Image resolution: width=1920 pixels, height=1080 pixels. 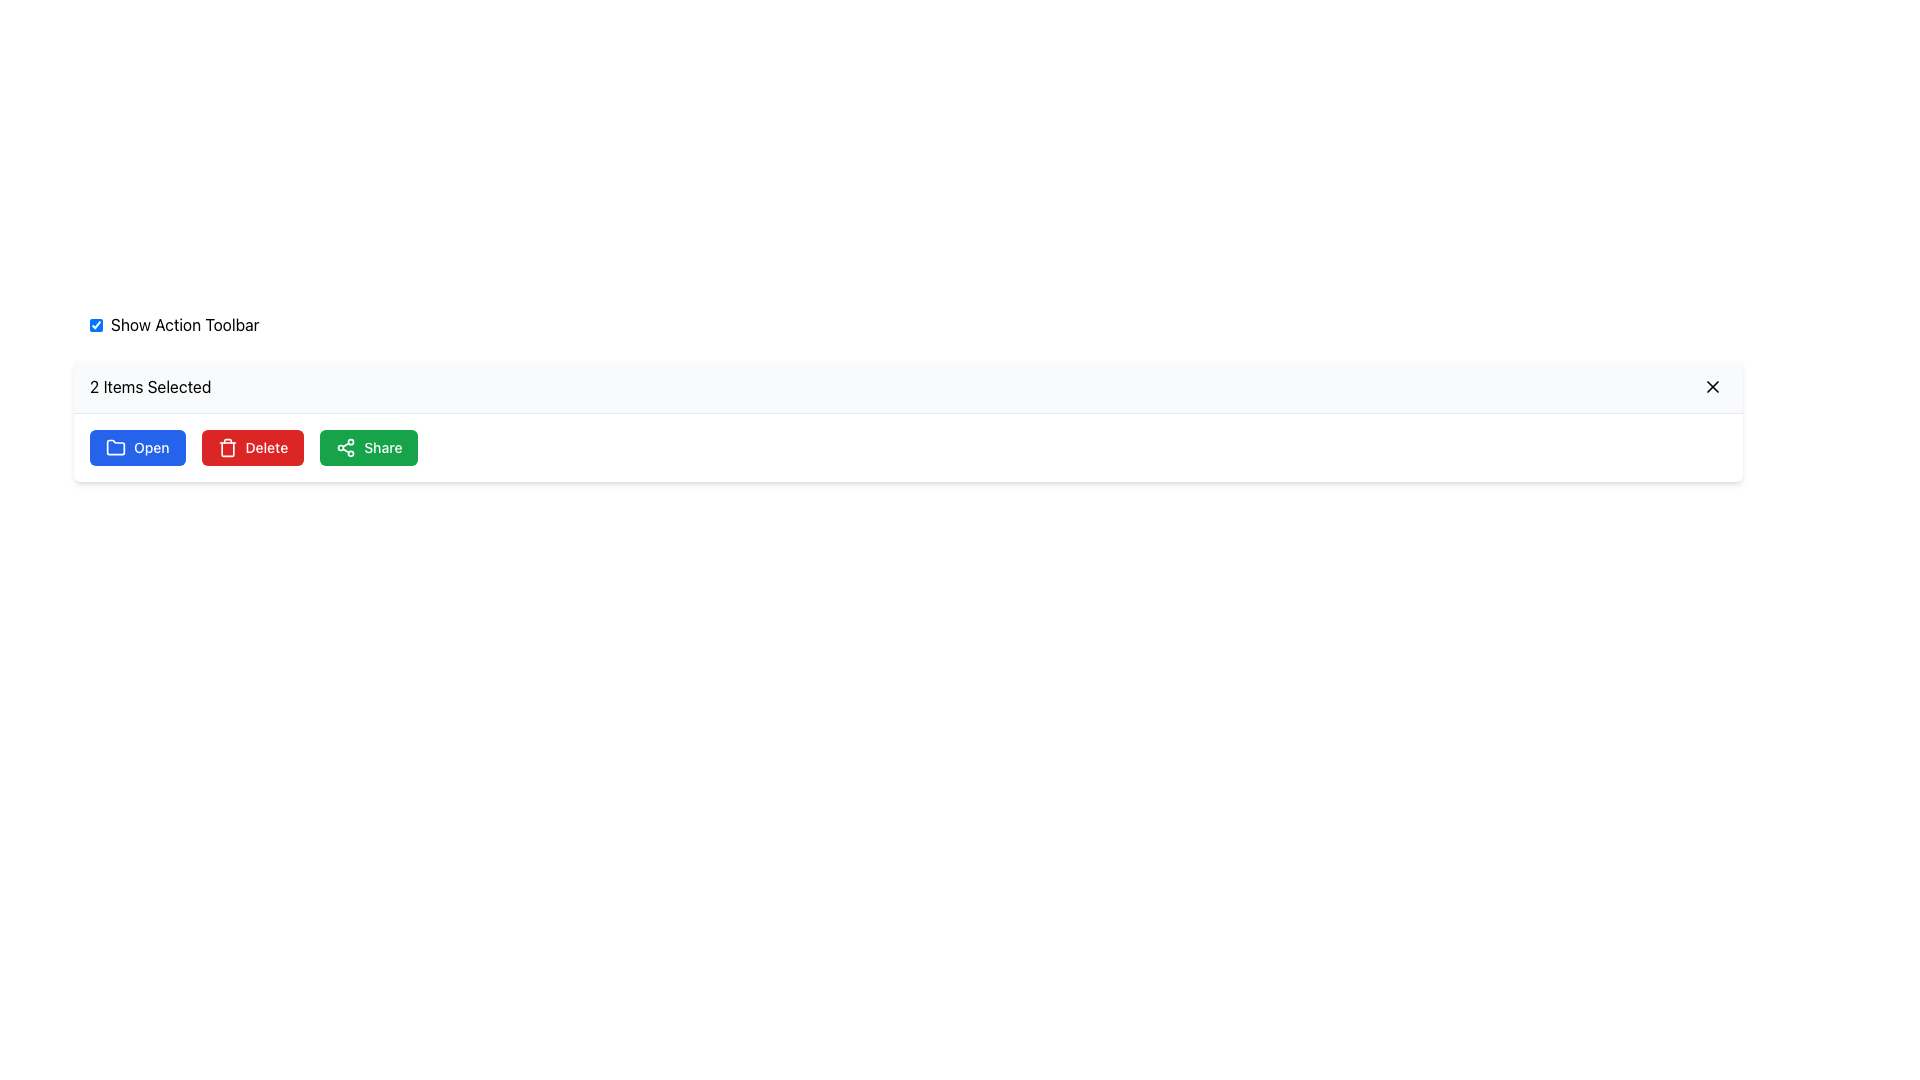 What do you see at coordinates (251, 446) in the screenshot?
I see `the 'Delete' button, which is the second button in a row of three buttons labeled 'Open', 'Delete', and 'Share'` at bounding box center [251, 446].